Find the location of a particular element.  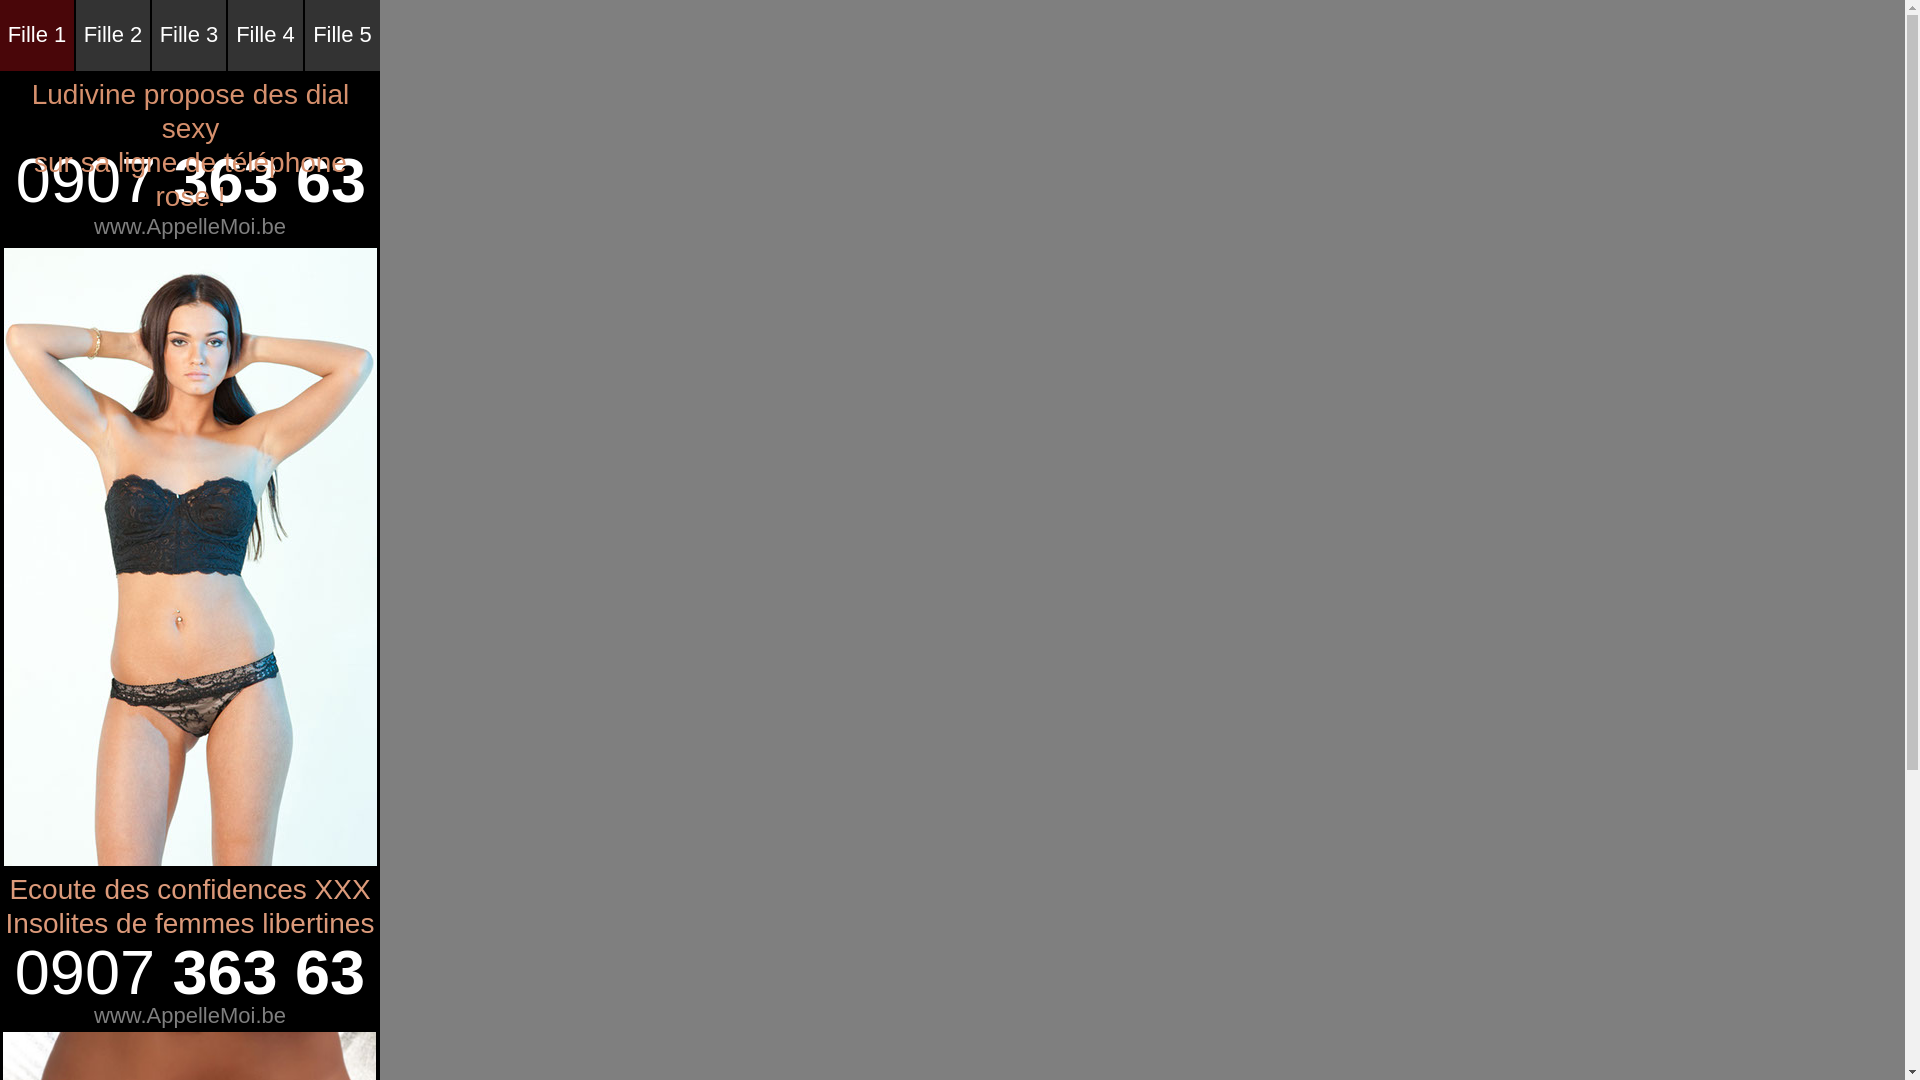

'Fille 1' is located at coordinates (0, 35).